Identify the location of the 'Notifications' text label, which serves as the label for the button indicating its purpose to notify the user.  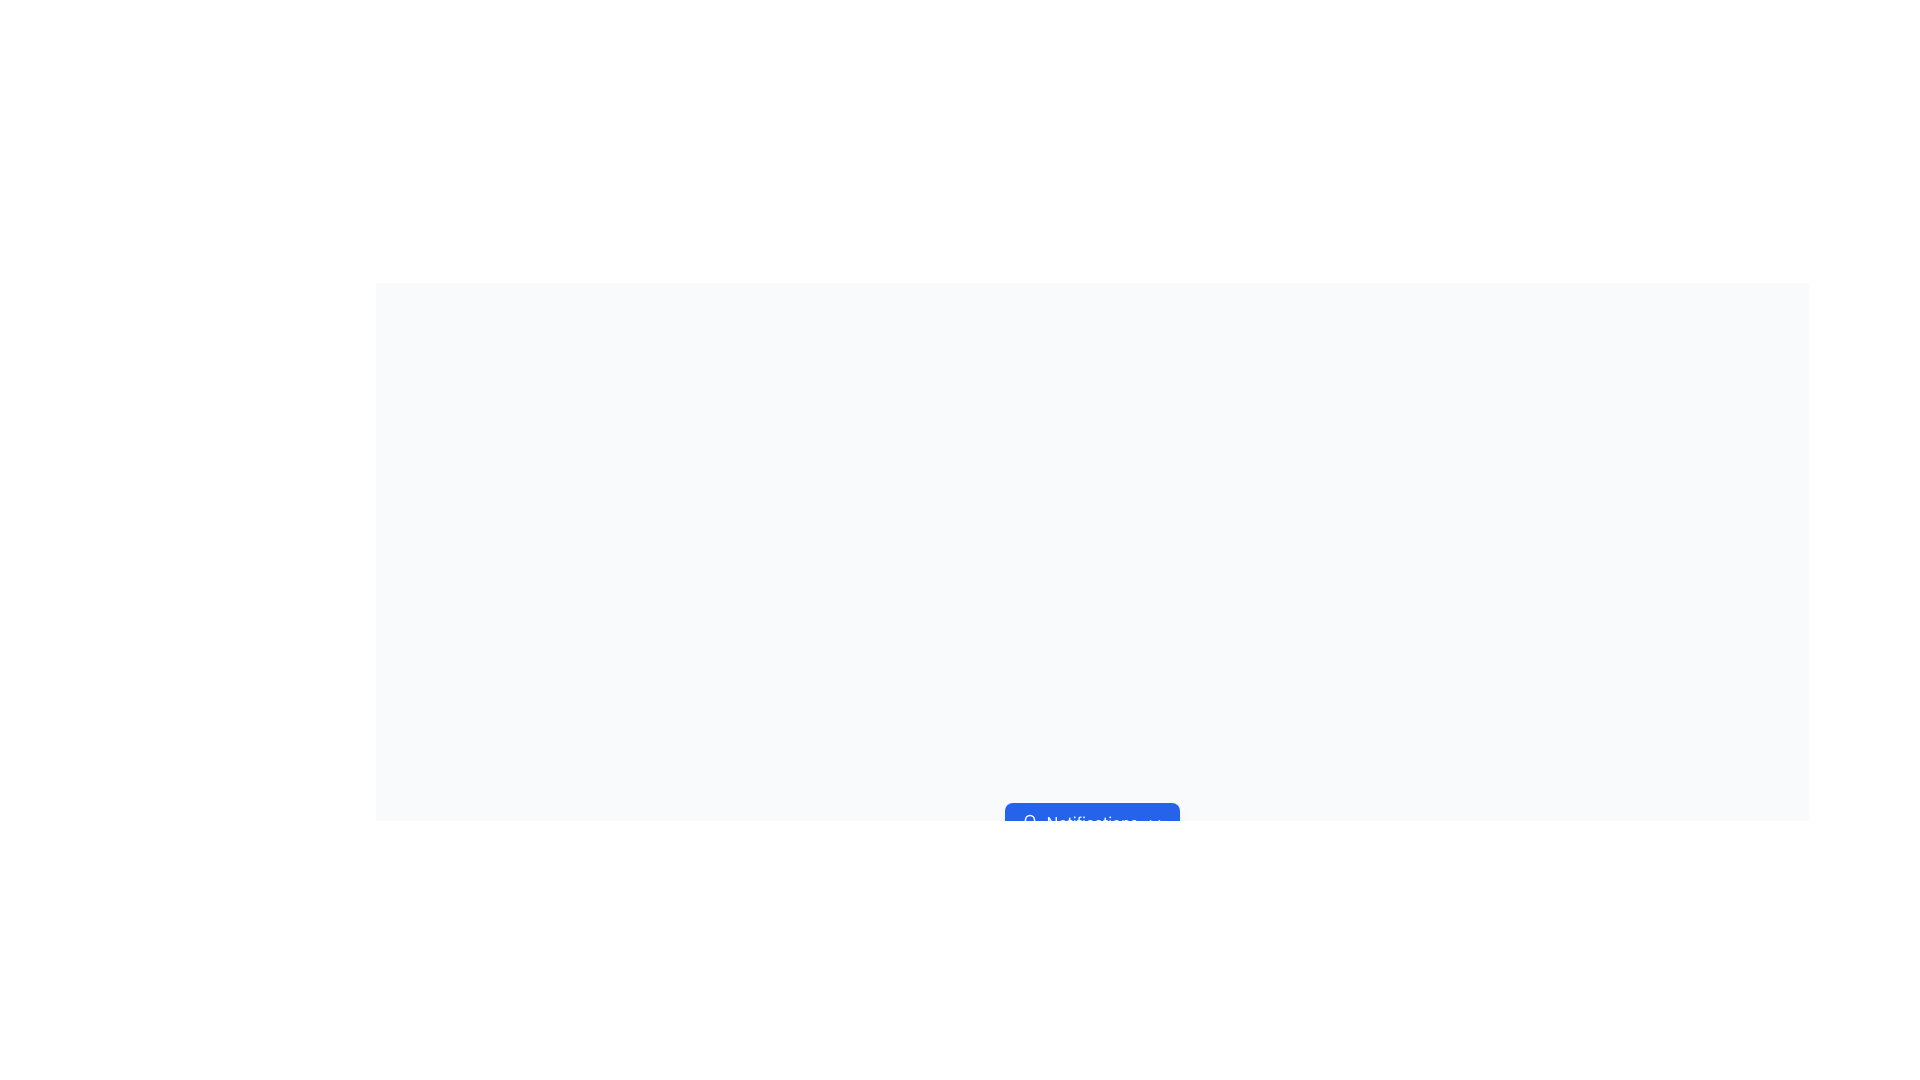
(1091, 822).